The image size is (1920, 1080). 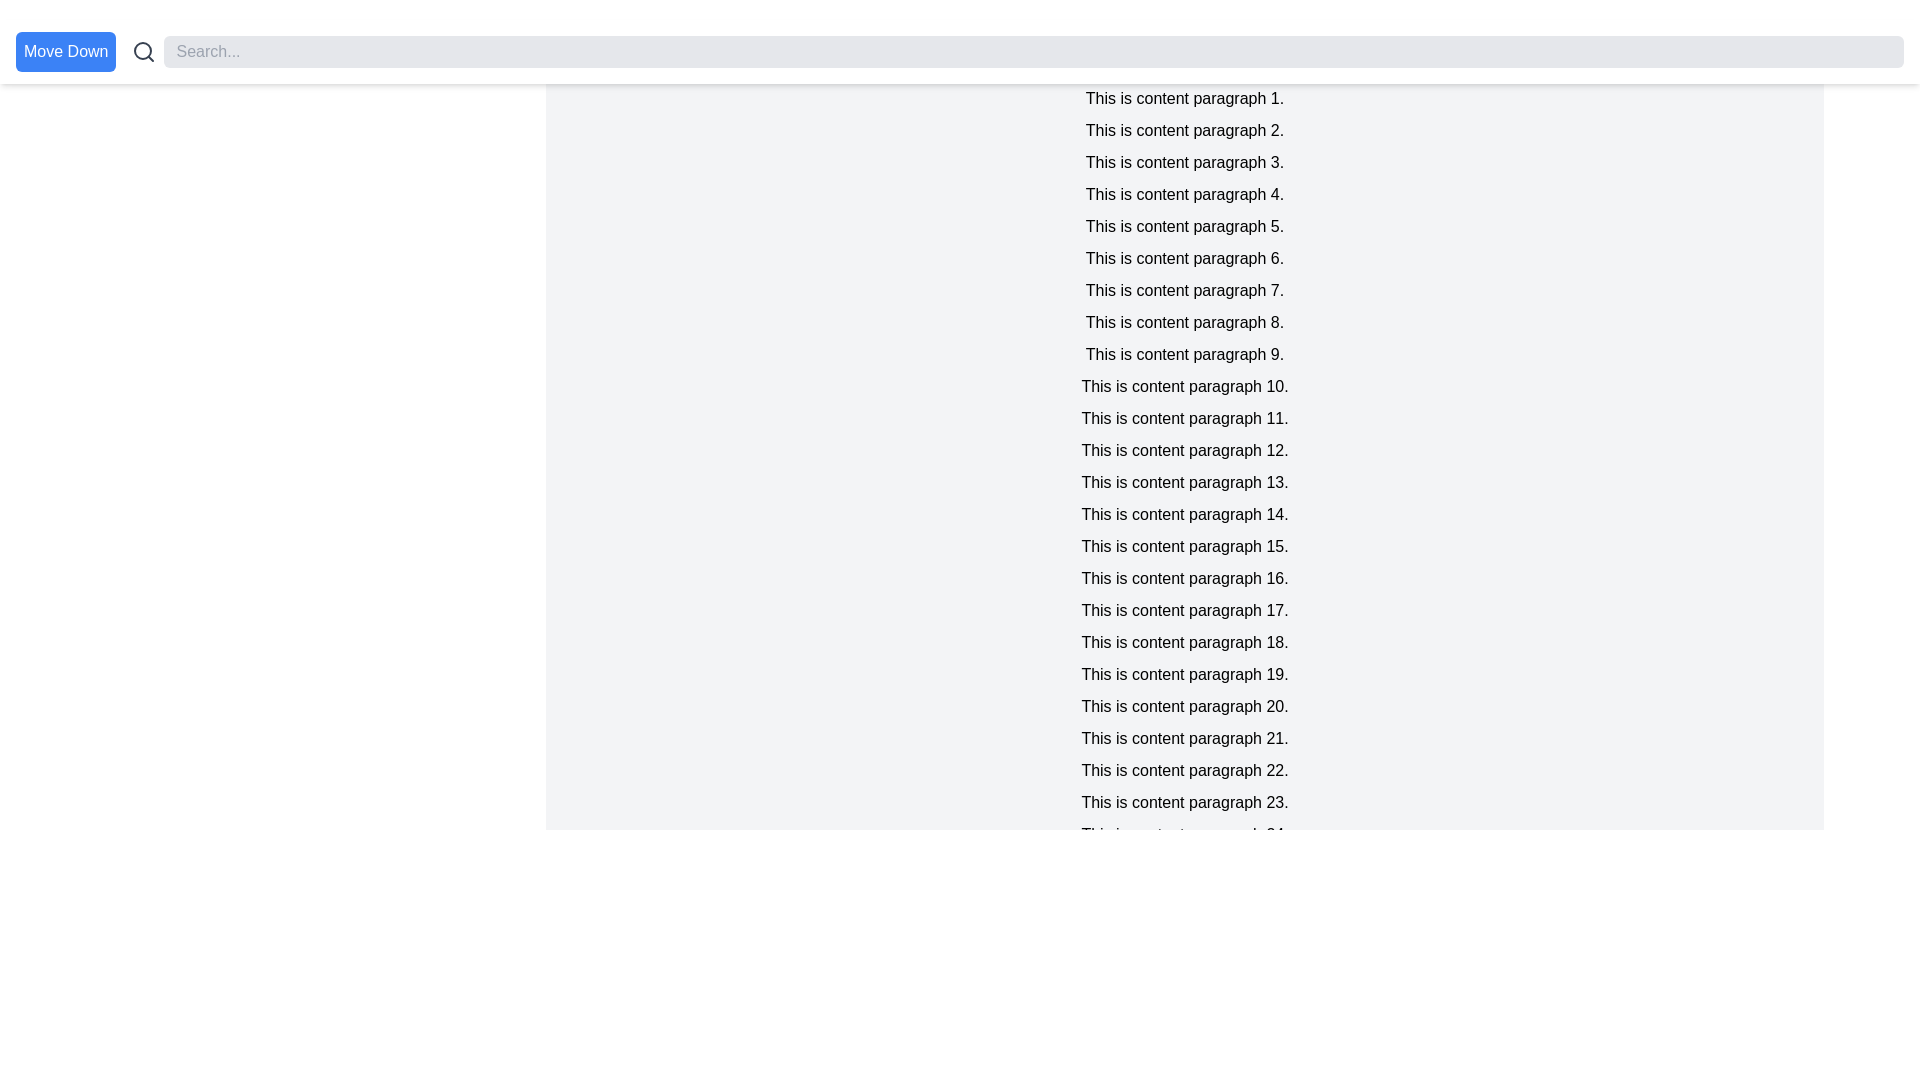 What do you see at coordinates (1185, 739) in the screenshot?
I see `text content of the 21st paragraph in a vertical list of paragraphs` at bounding box center [1185, 739].